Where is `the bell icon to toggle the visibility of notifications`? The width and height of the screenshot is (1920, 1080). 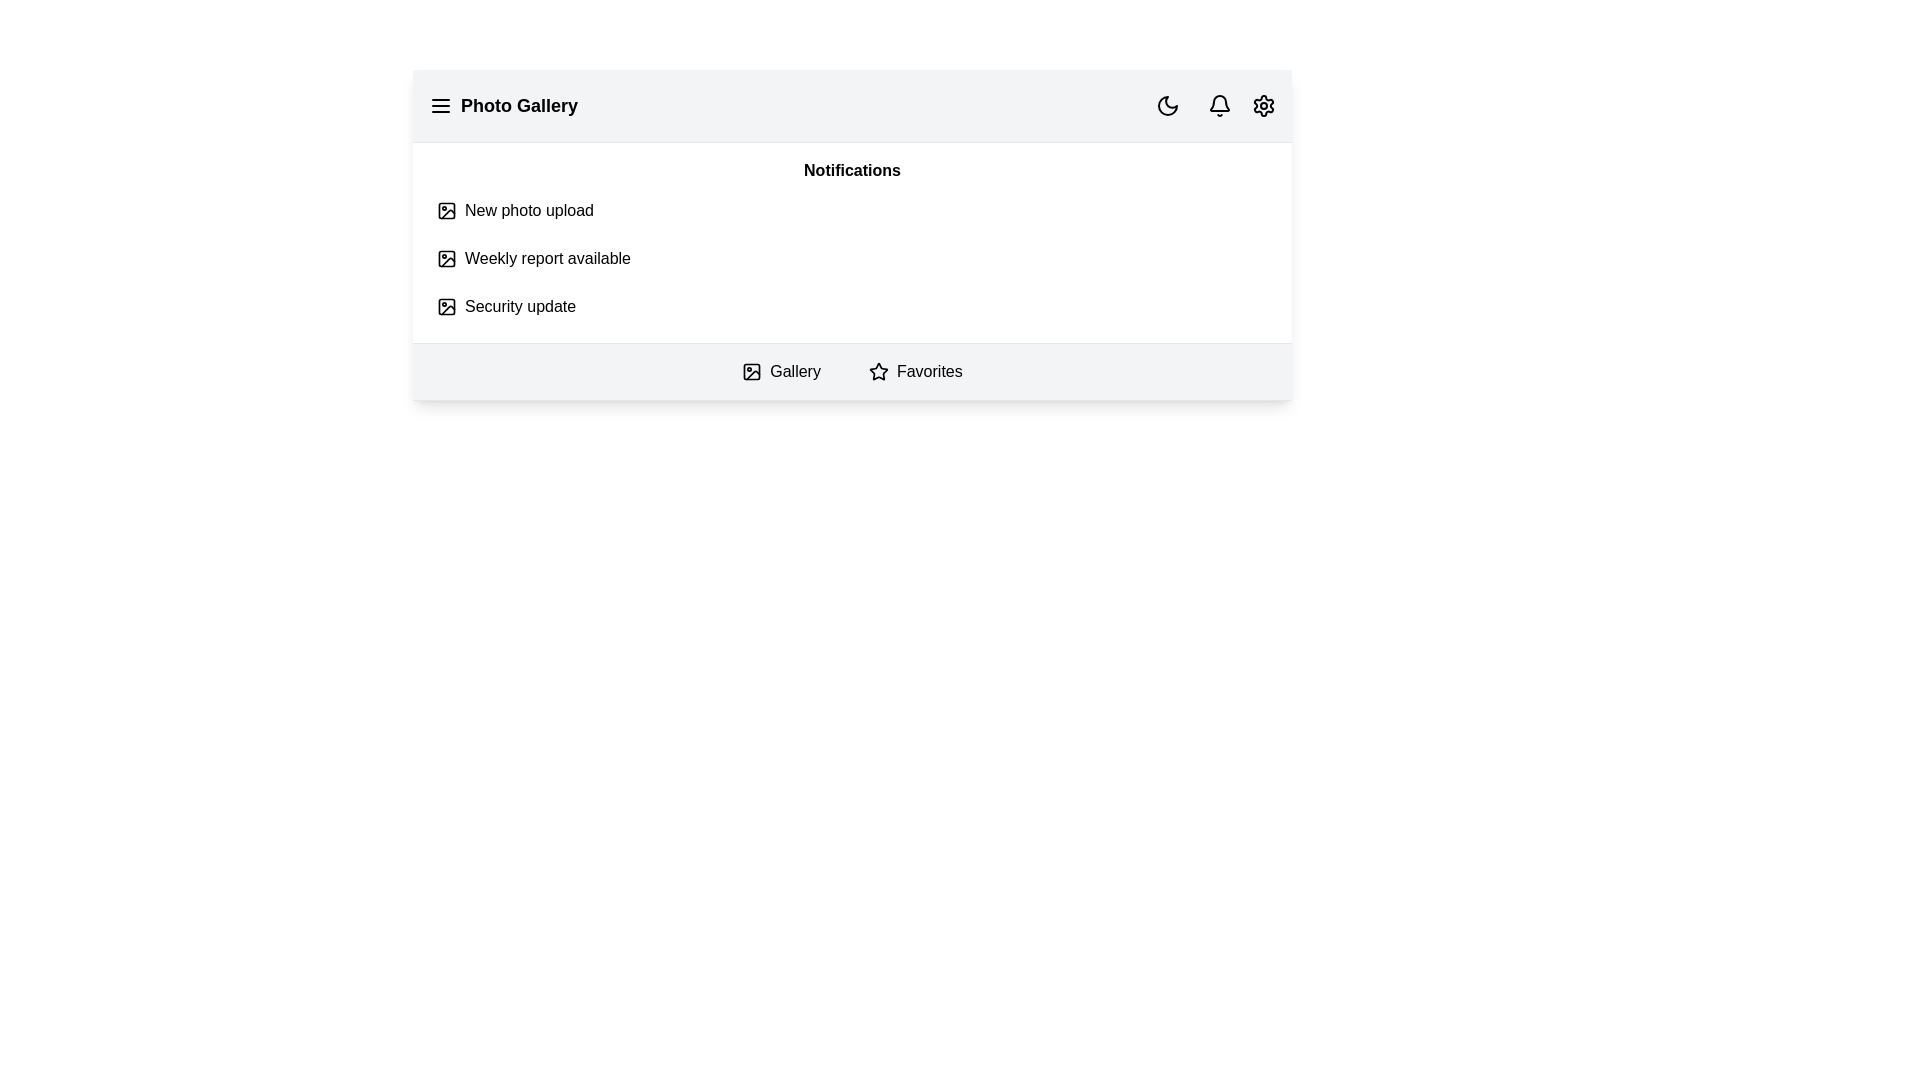
the bell icon to toggle the visibility of notifications is located at coordinates (1218, 105).